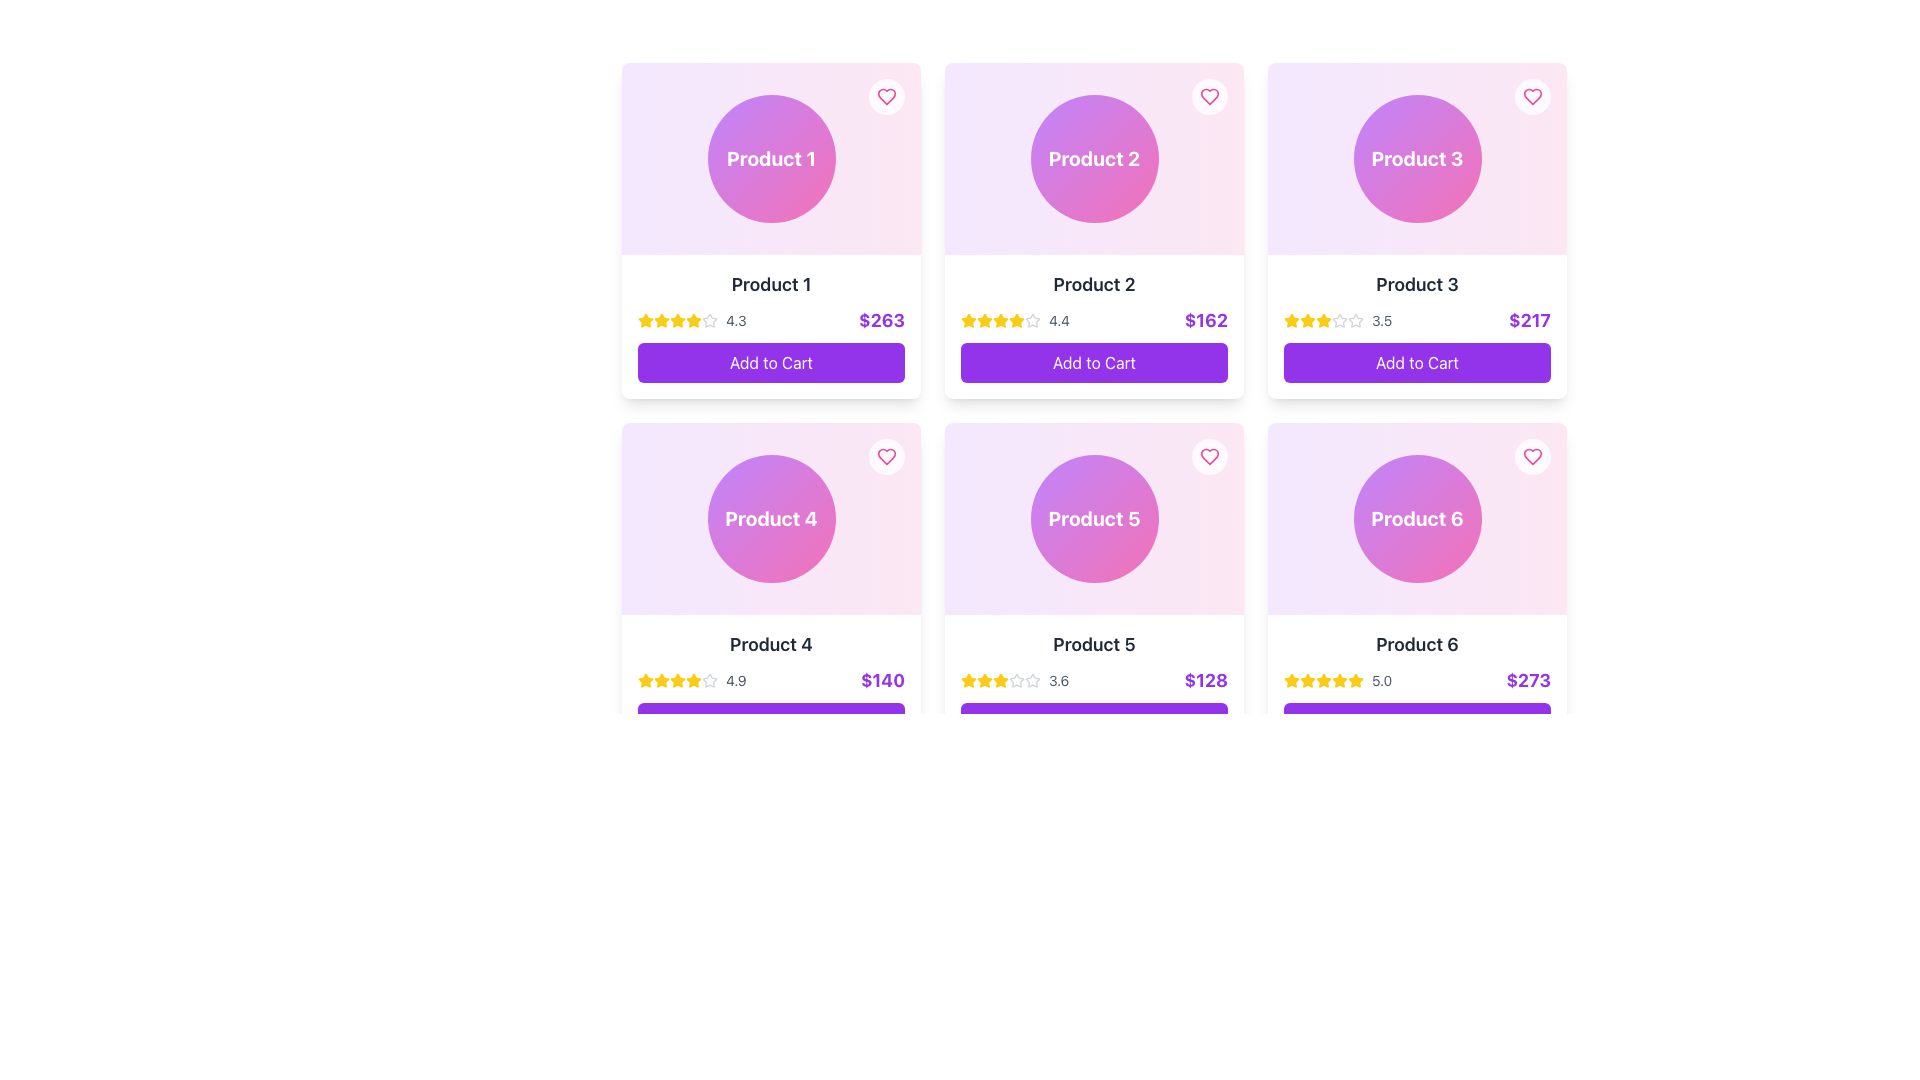 This screenshot has width=1920, height=1080. Describe the element at coordinates (735, 319) in the screenshot. I see `the static text label that conveys the numerical rating for 'Product 1', located immediately to the right of the star icons in the bottom section of the product card` at that location.